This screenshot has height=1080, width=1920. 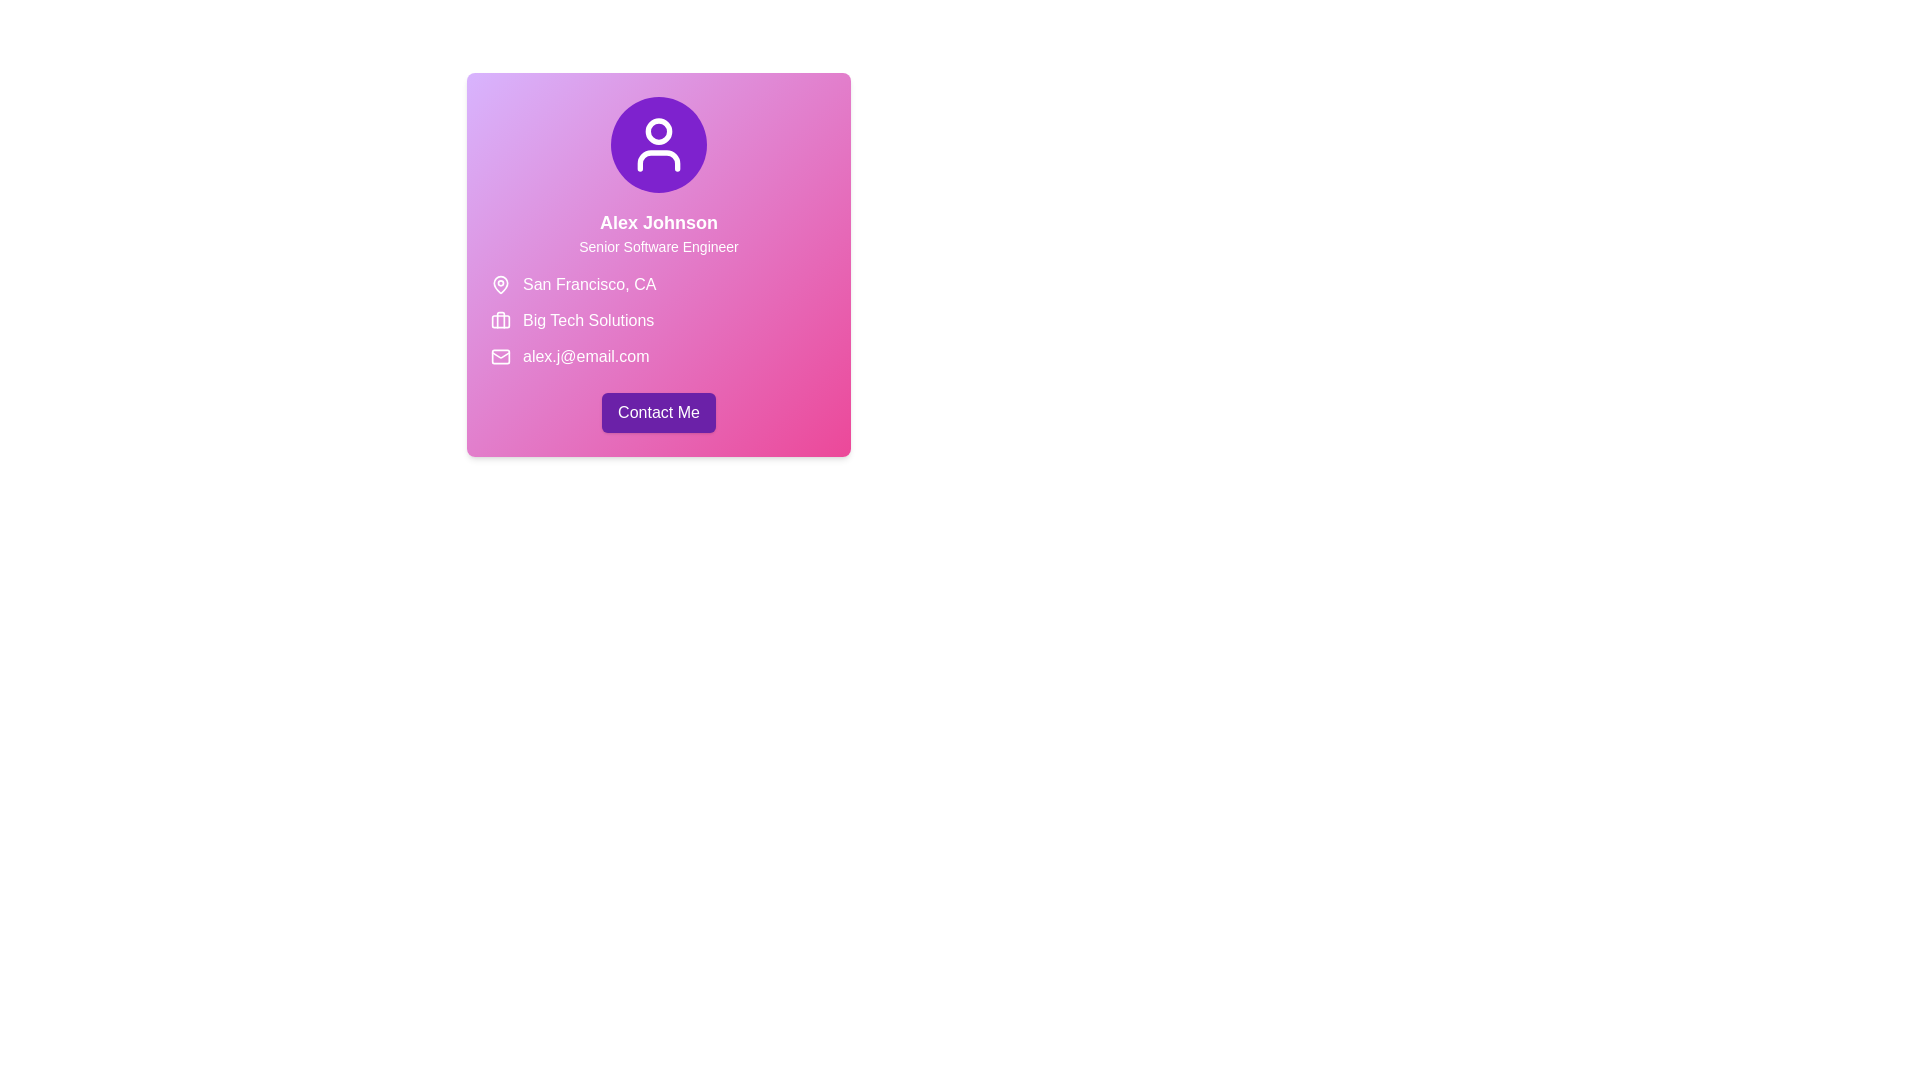 What do you see at coordinates (658, 411) in the screenshot?
I see `the 'Contact Me' button, which has a deep purple background and white text` at bounding box center [658, 411].